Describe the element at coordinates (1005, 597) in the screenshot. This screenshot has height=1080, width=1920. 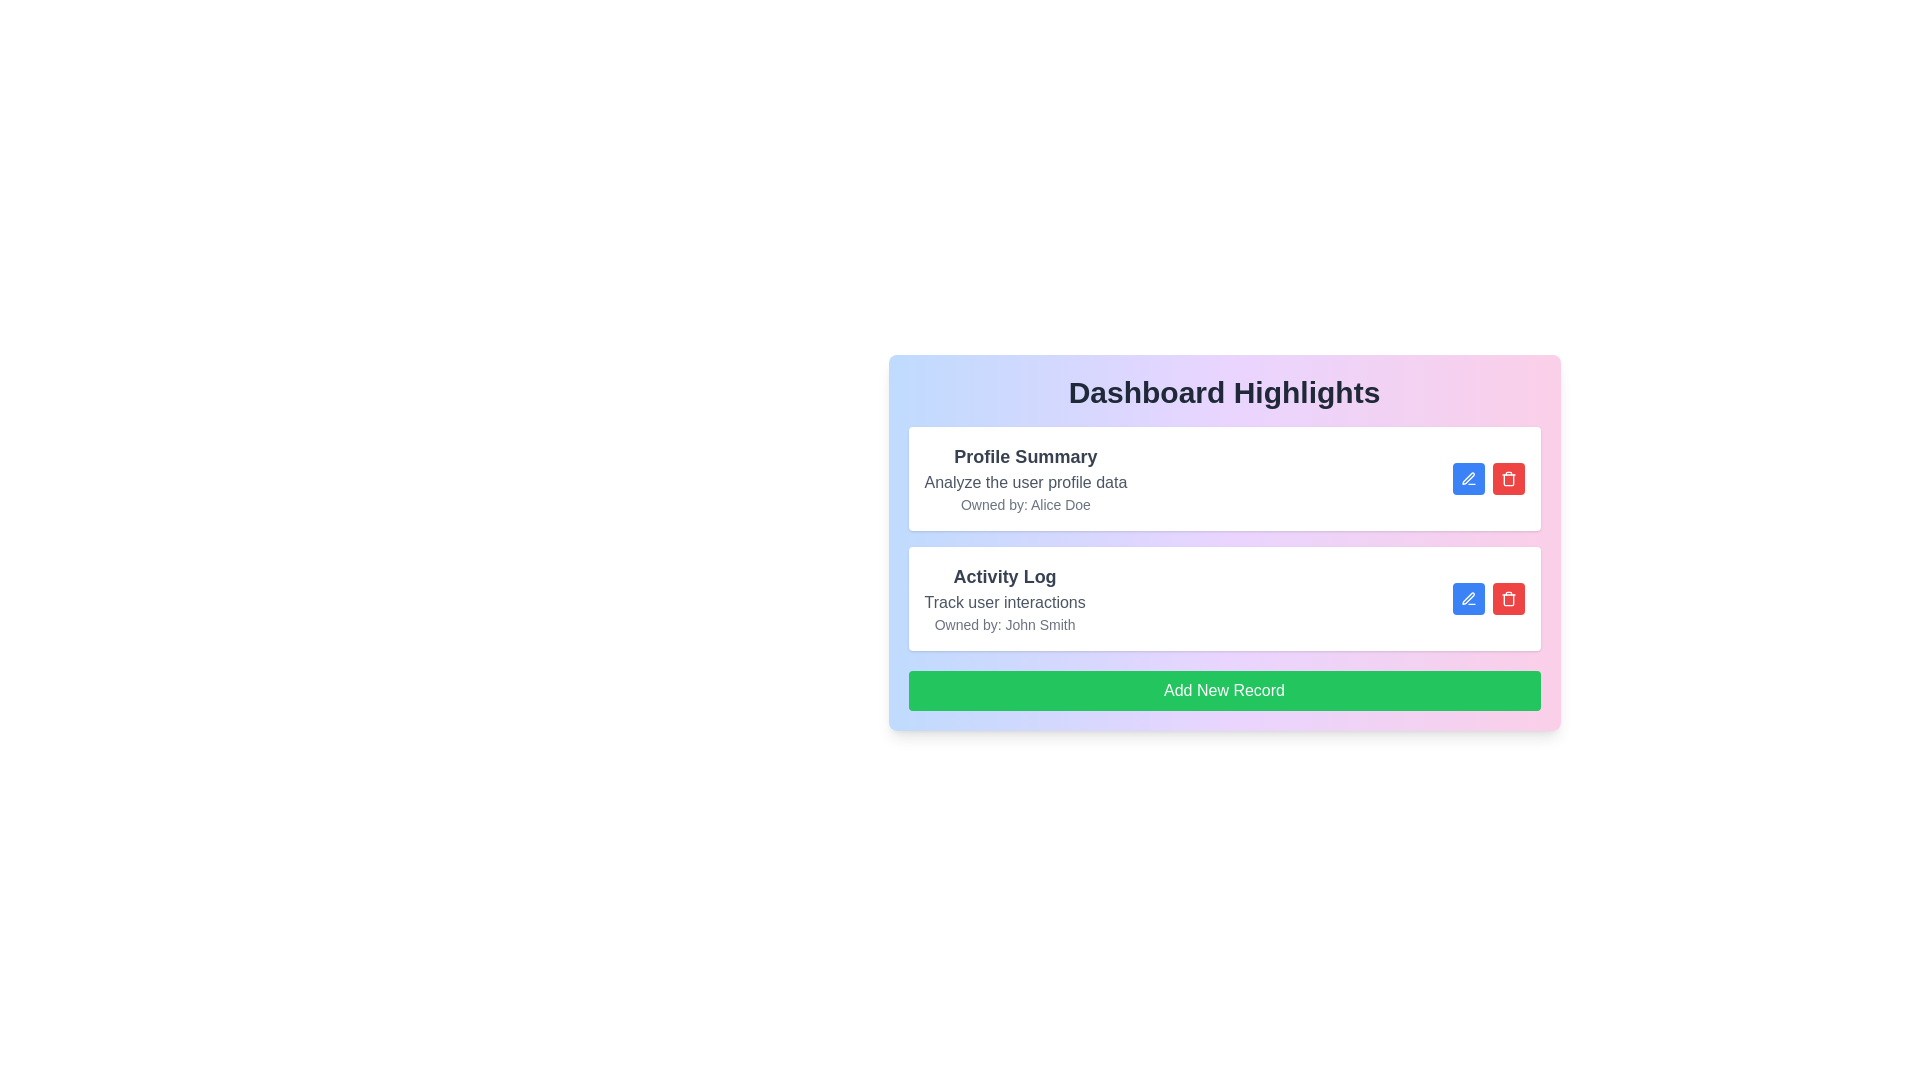
I see `the informational text block titled 'Activity Log' that contains the subtitle 'Track user interactions' and footnote 'Owned by: John Smith'` at that location.